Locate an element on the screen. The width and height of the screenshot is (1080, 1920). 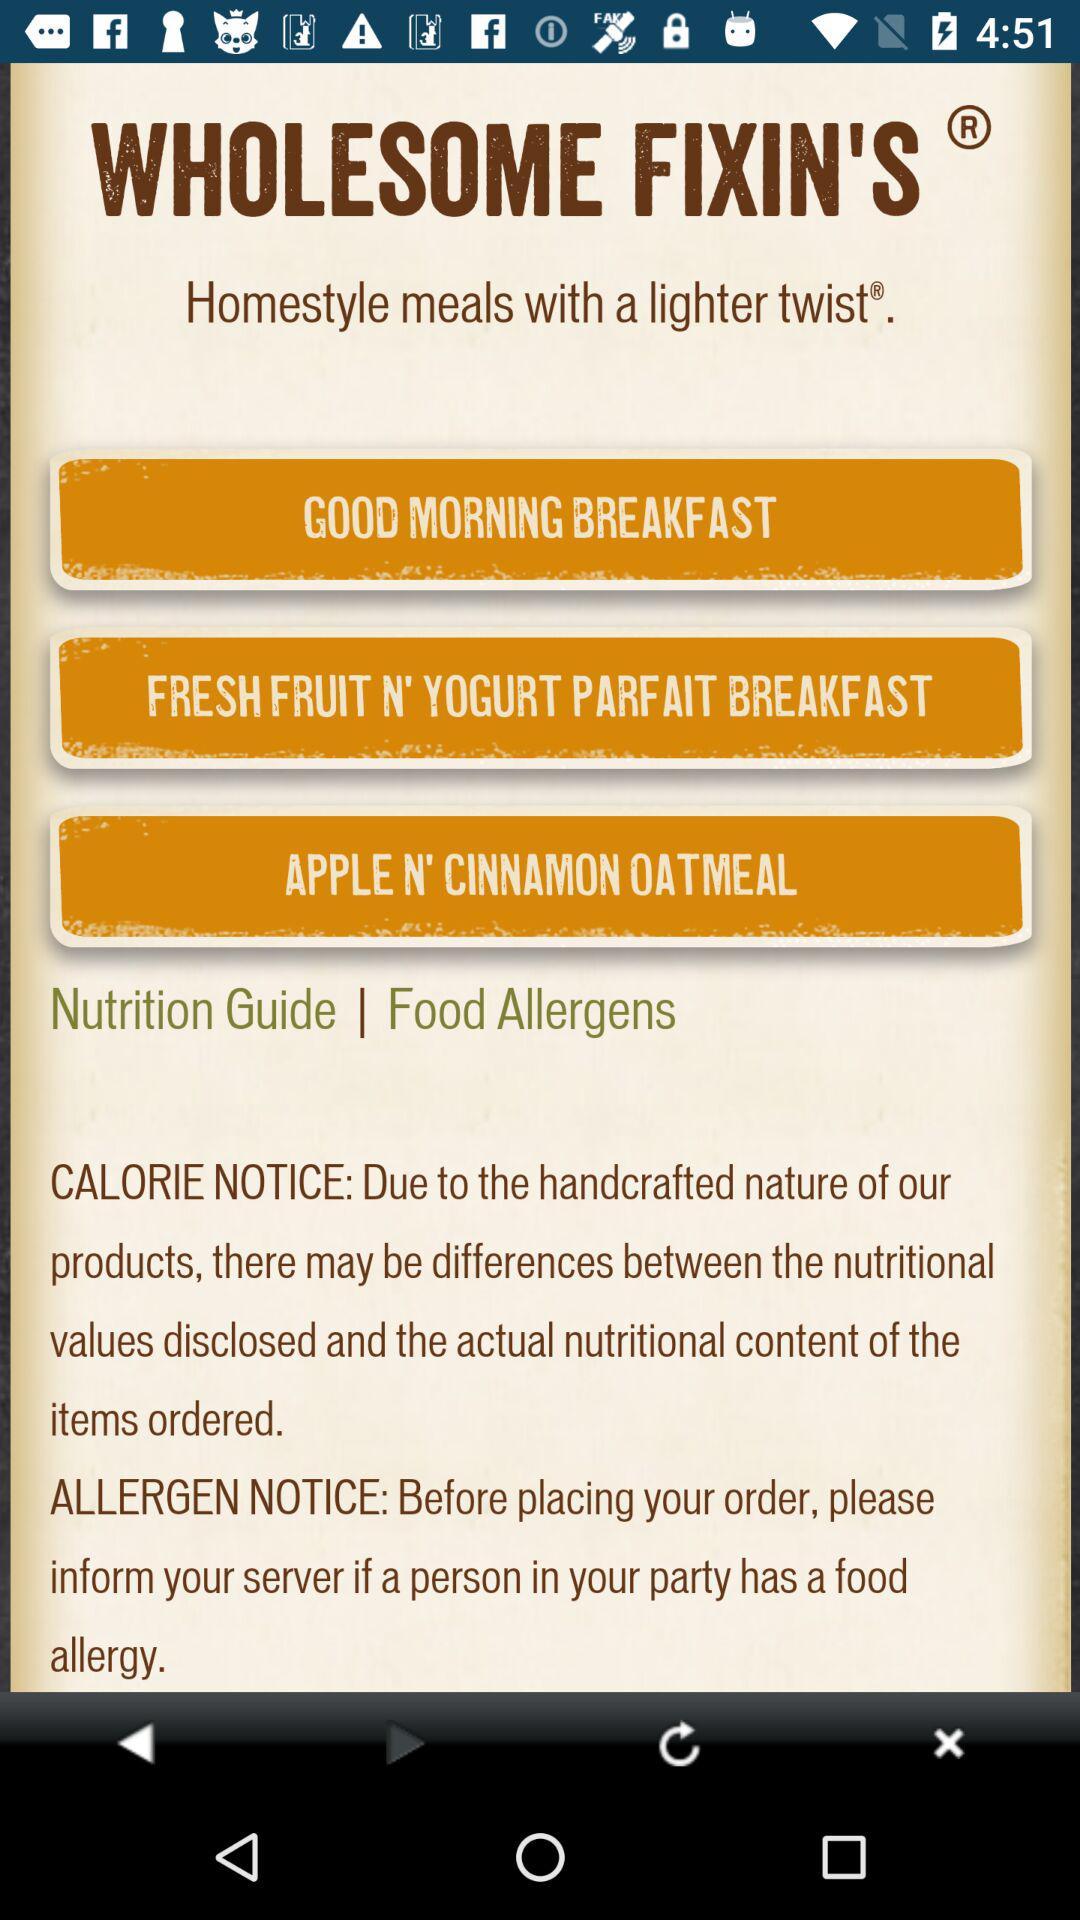
the skip_next icon is located at coordinates (947, 1741).